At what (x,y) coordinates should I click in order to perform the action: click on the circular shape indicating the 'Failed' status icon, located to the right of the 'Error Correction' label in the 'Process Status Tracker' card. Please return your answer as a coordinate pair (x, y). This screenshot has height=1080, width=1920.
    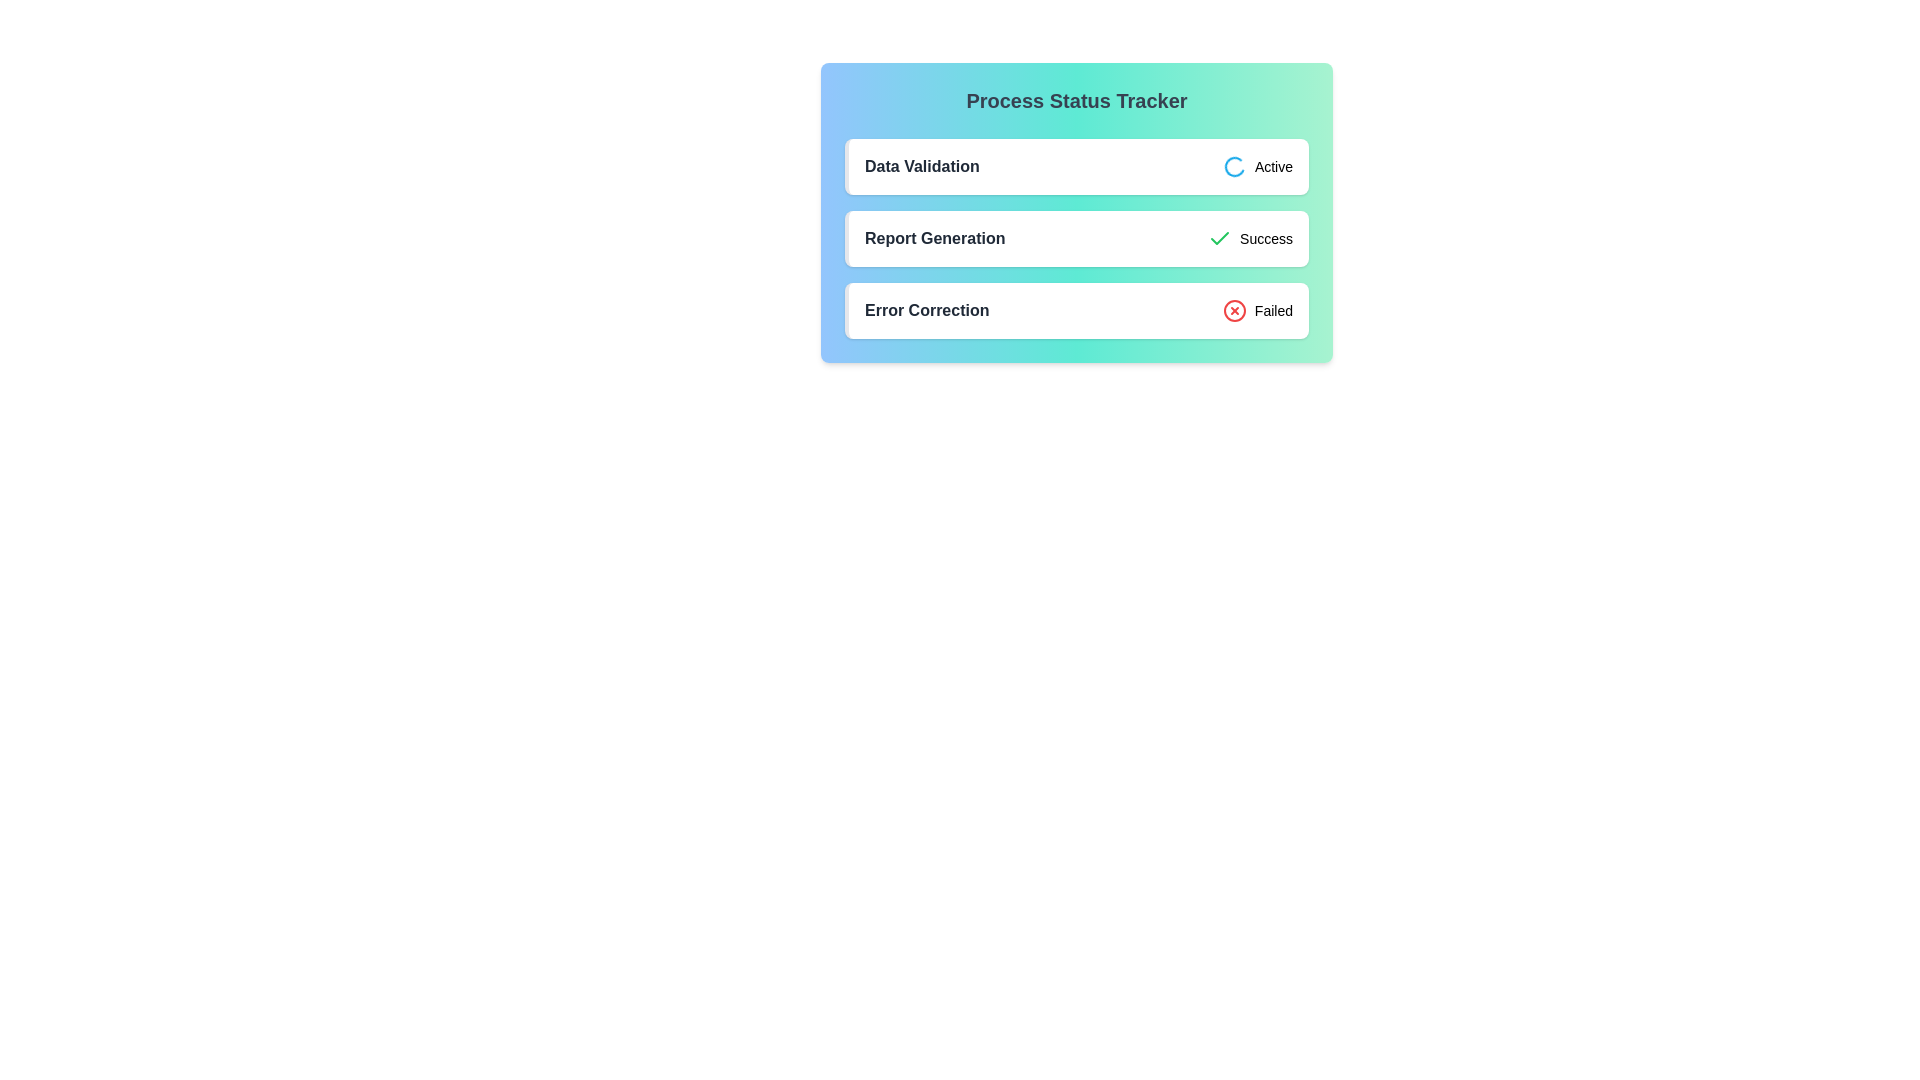
    Looking at the image, I should click on (1233, 311).